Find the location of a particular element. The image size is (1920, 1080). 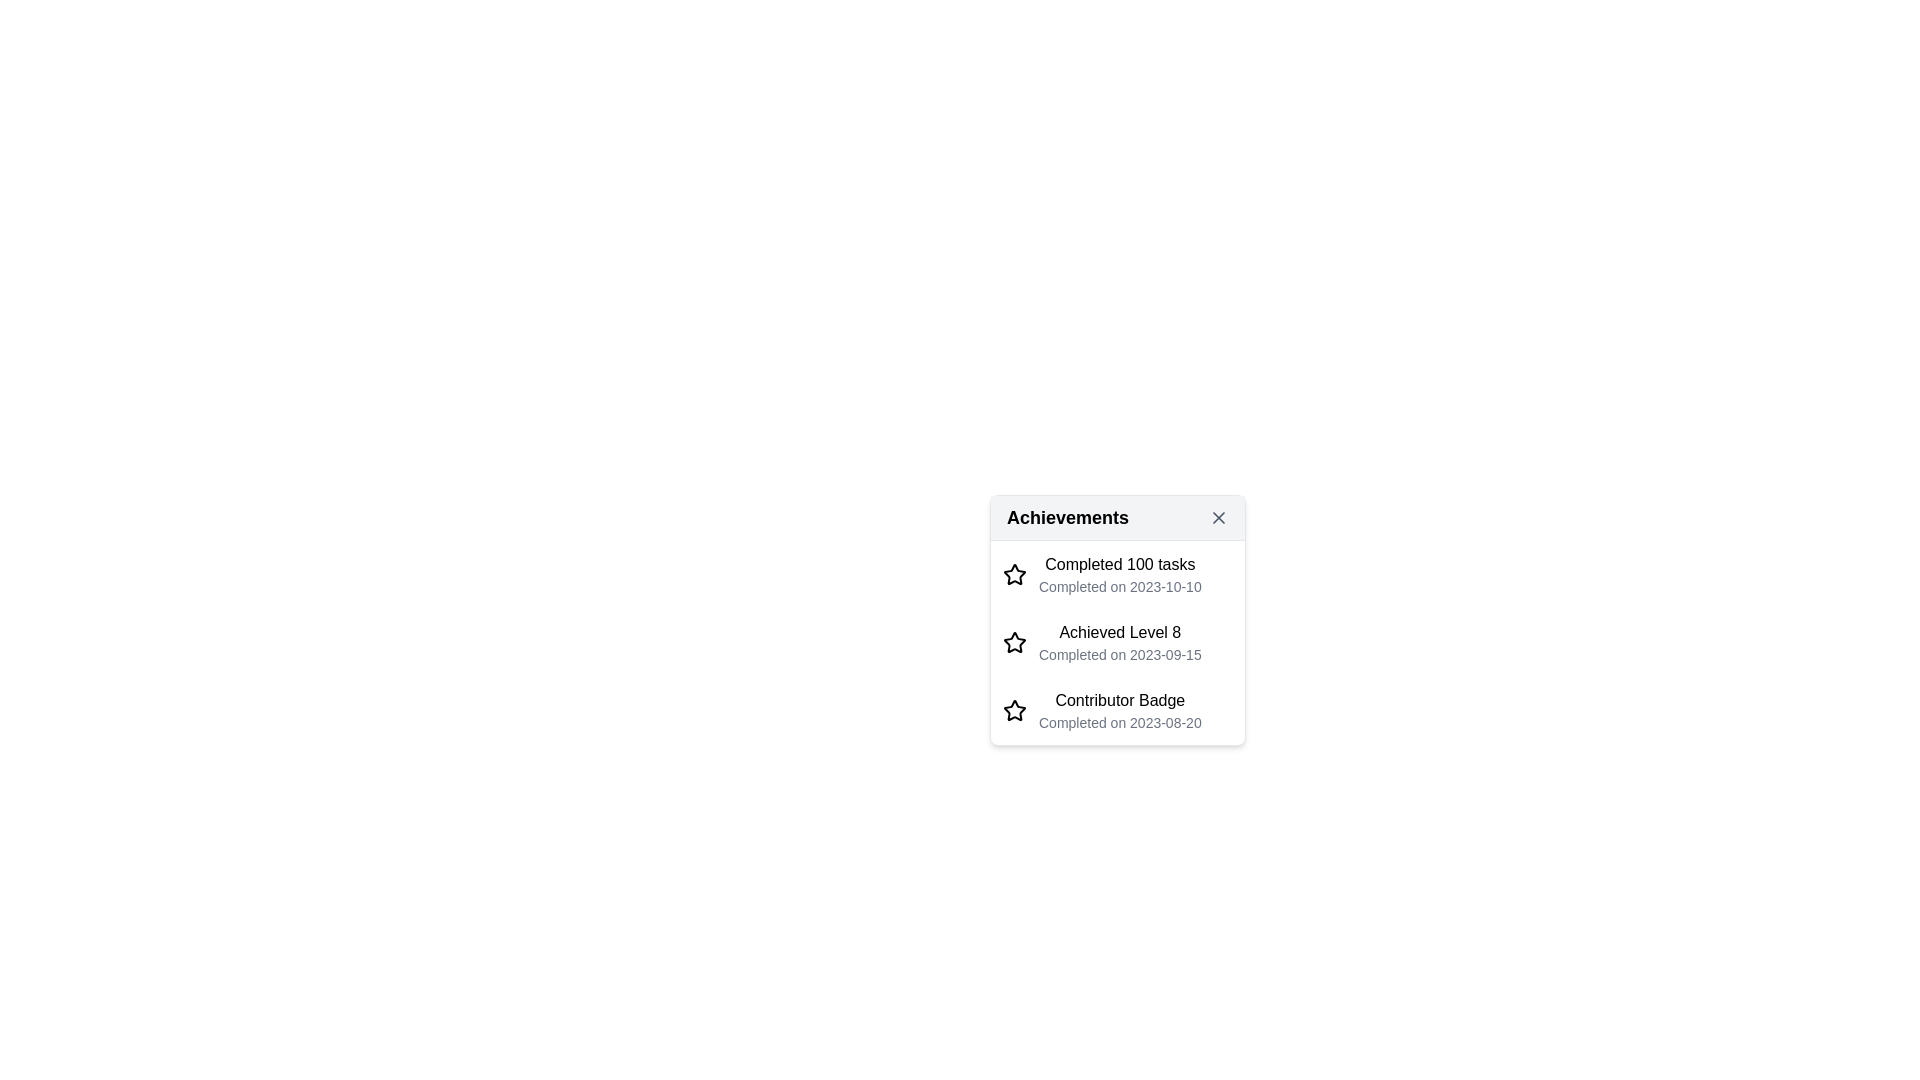

the Text label that displays the completion date of the associated achievement, which is located beneath the text 'Achieved Level 8' in the 'Achievements' modal panel is located at coordinates (1120, 654).